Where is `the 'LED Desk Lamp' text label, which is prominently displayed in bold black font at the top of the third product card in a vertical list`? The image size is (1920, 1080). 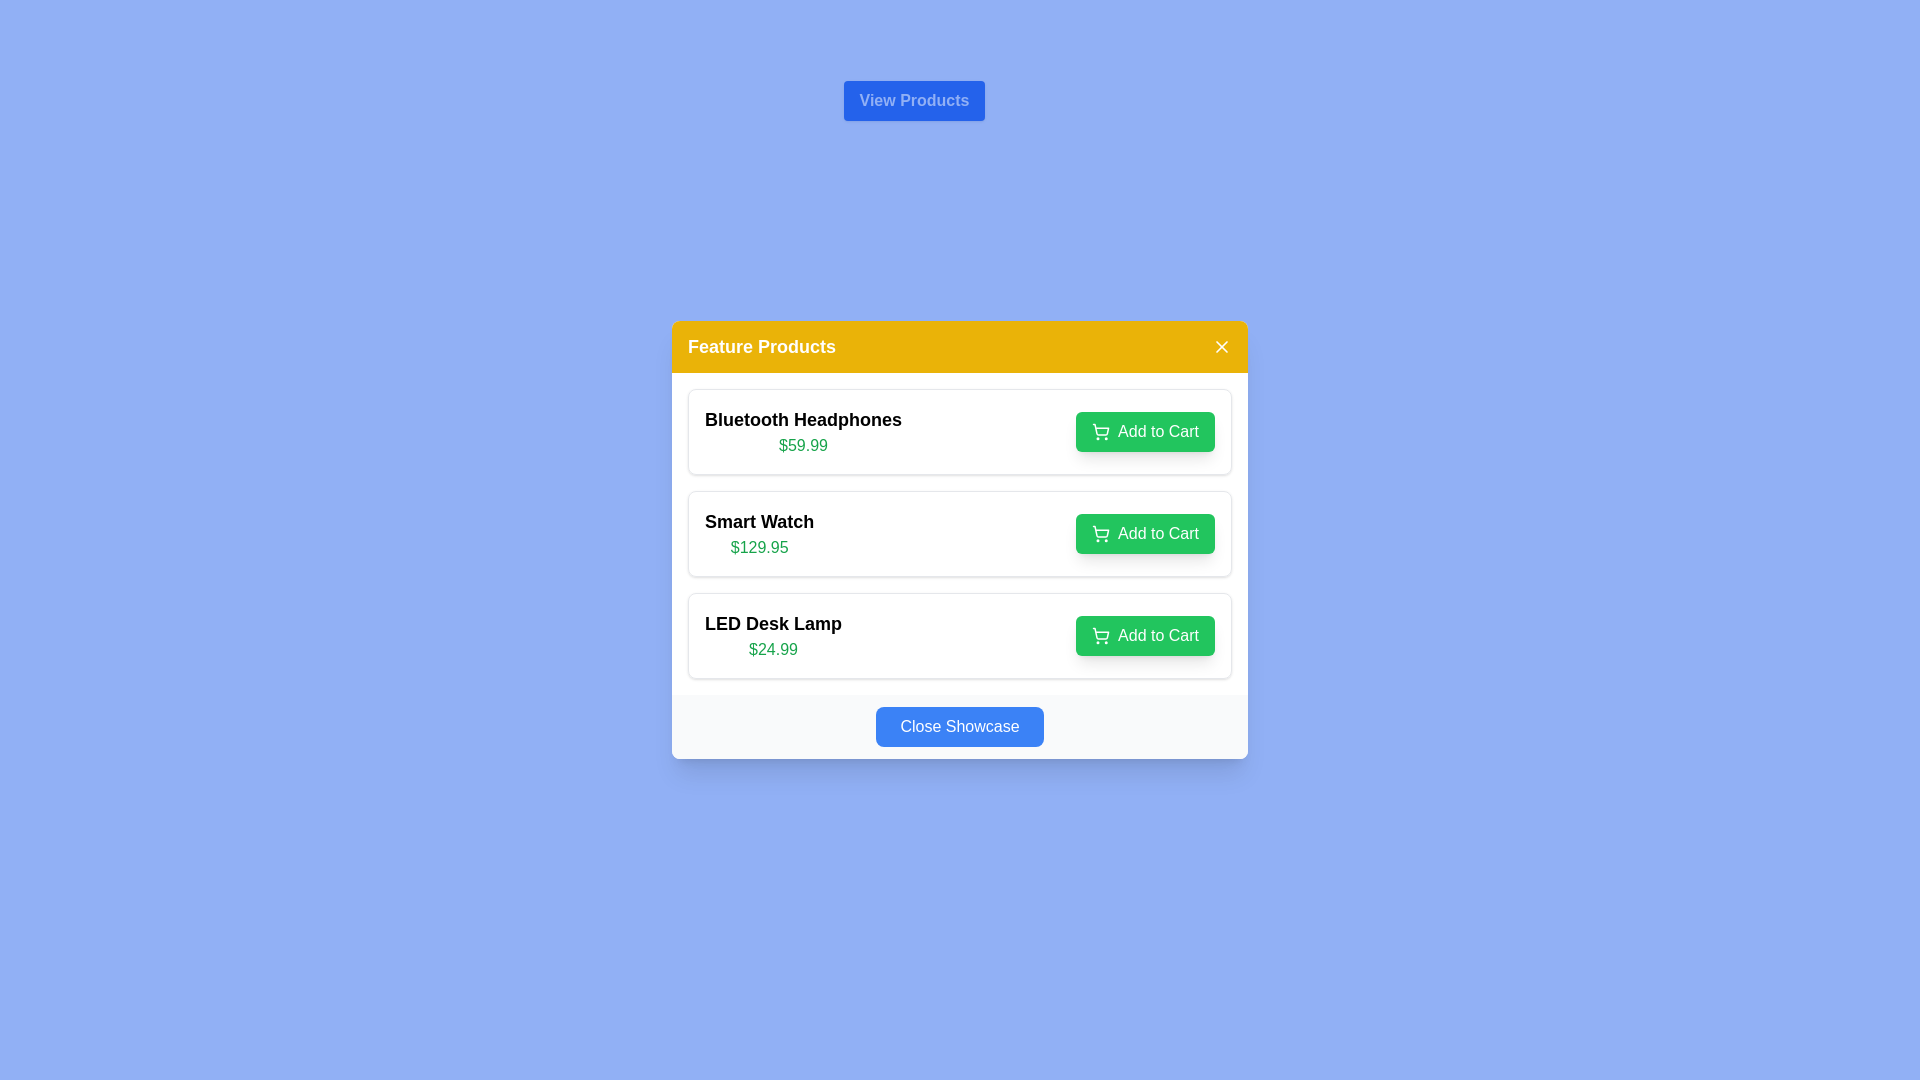 the 'LED Desk Lamp' text label, which is prominently displayed in bold black font at the top of the third product card in a vertical list is located at coordinates (772, 623).